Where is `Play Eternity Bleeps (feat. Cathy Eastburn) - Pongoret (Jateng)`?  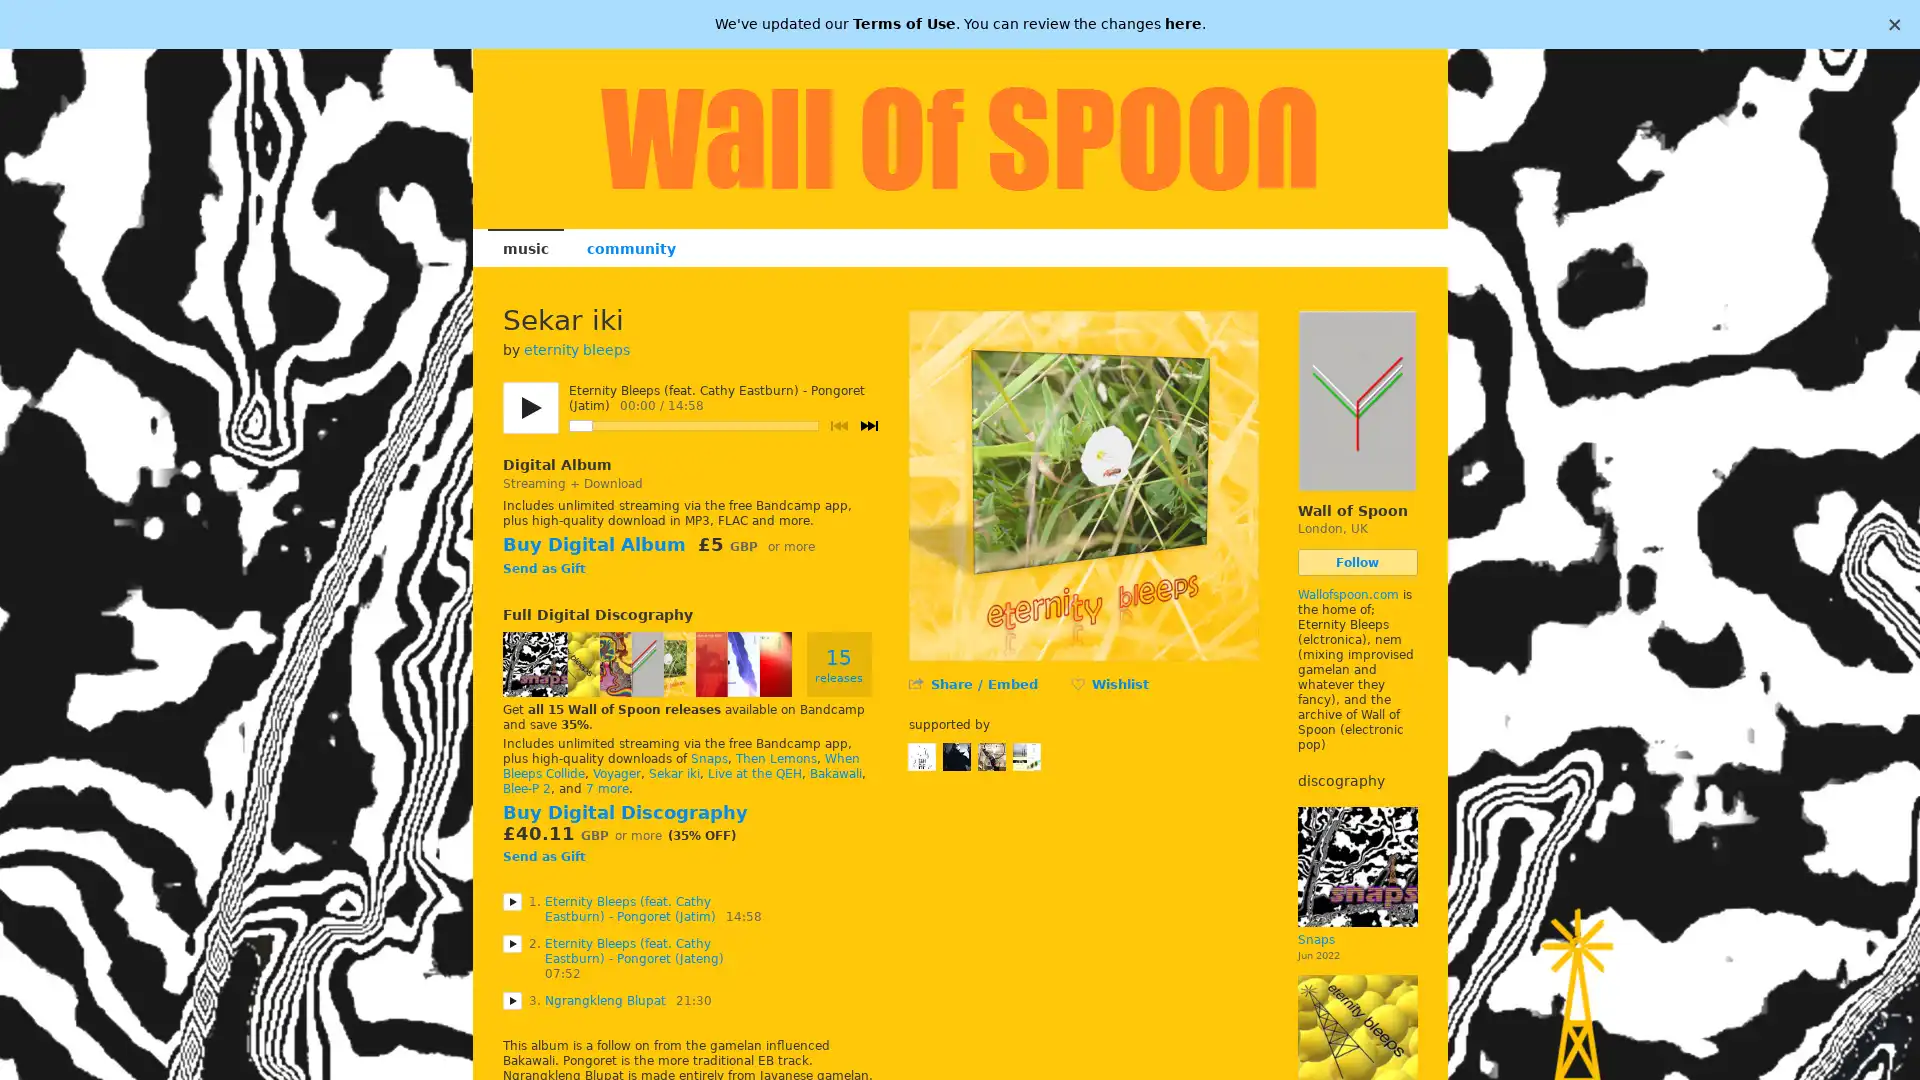
Play Eternity Bleeps (feat. Cathy Eastburn) - Pongoret (Jateng) is located at coordinates (511, 942).